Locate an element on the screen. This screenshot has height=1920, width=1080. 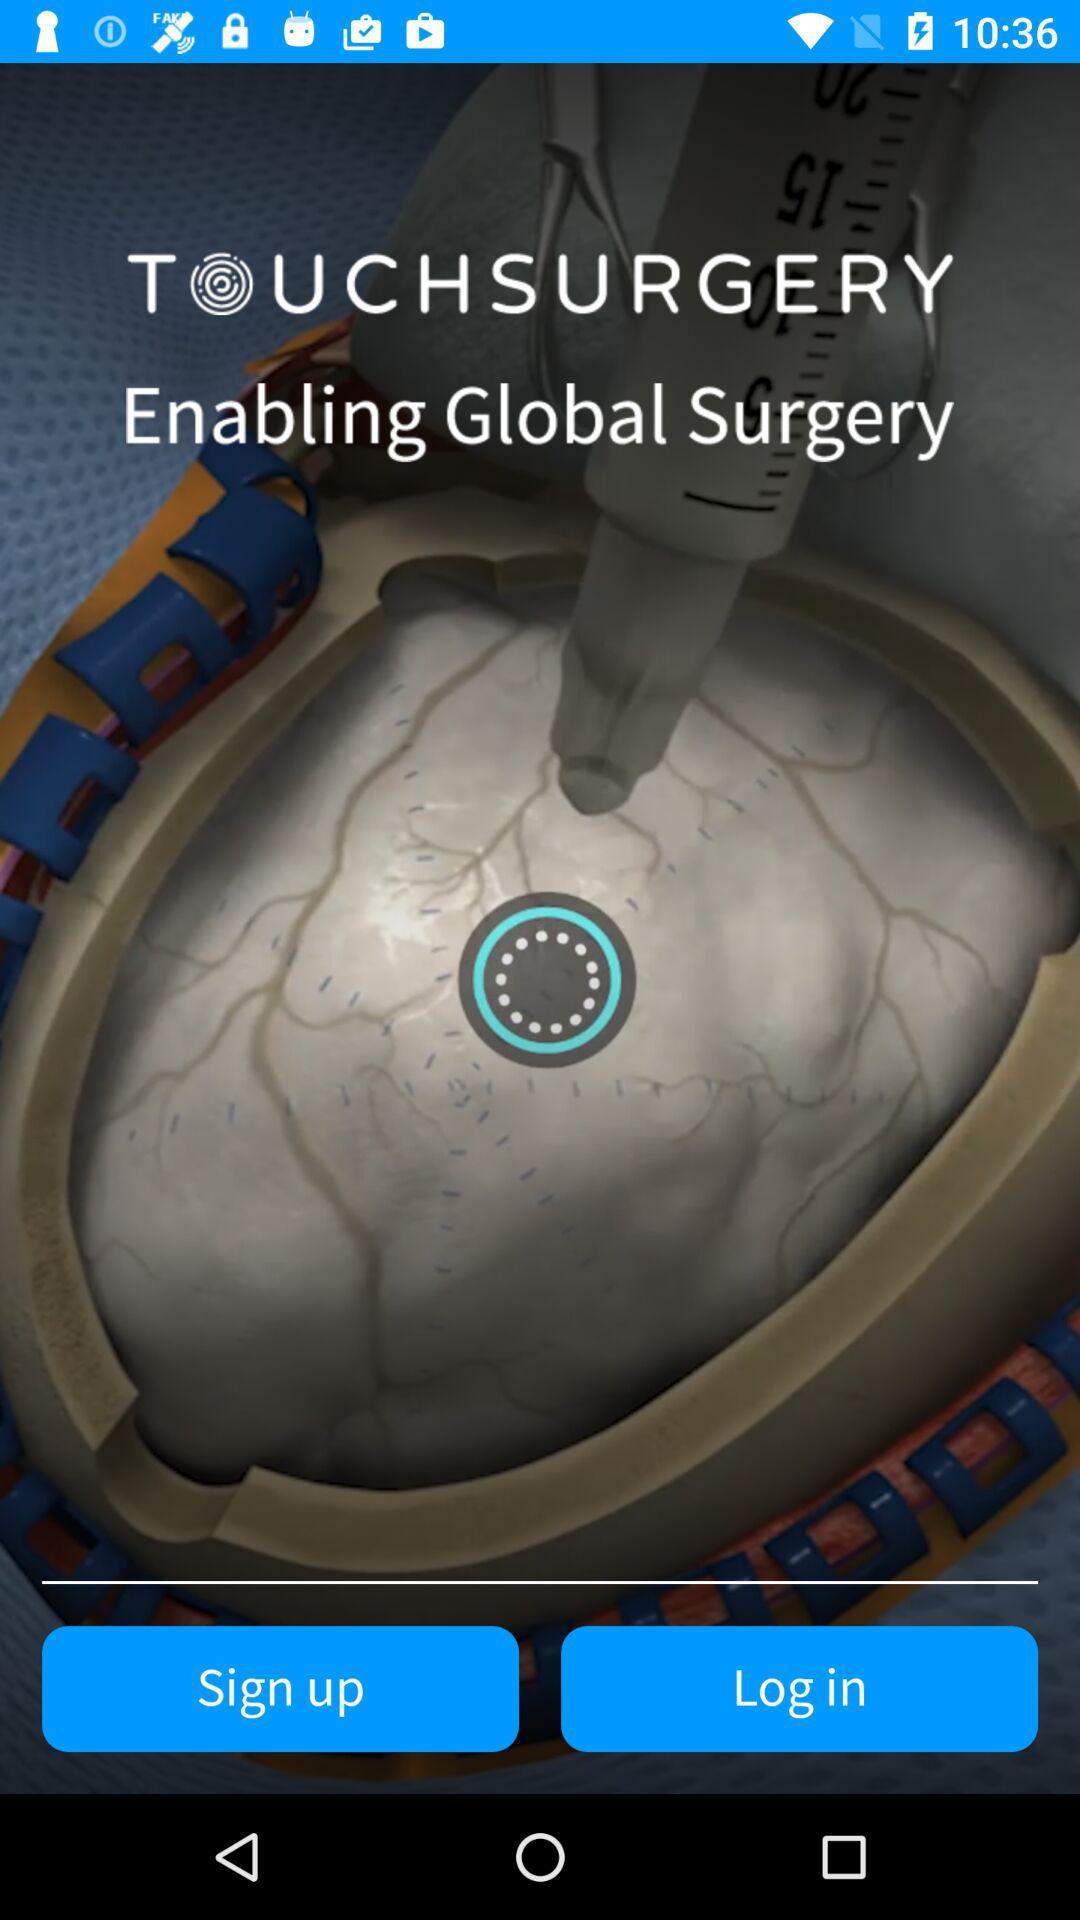
icon next to the log in is located at coordinates (280, 1688).